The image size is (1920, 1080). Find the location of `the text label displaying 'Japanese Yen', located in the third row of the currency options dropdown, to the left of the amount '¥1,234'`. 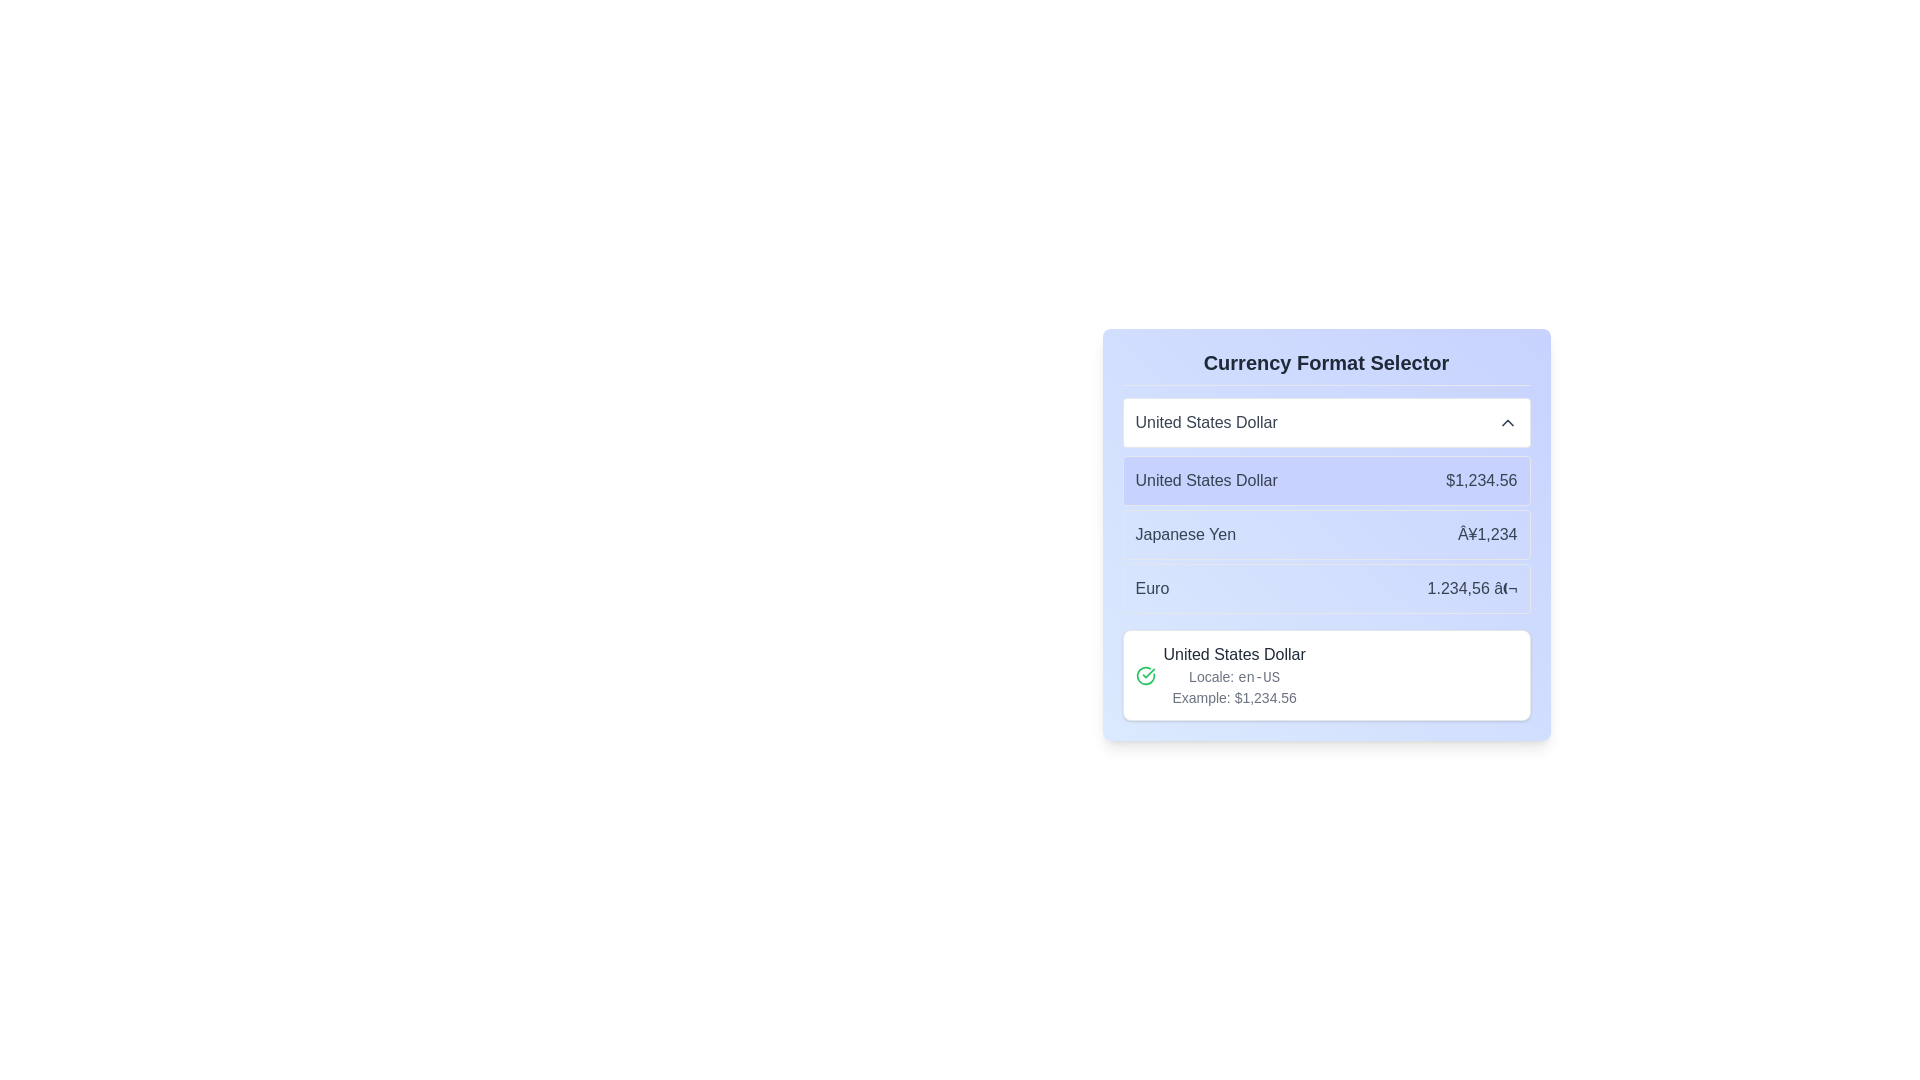

the text label displaying 'Japanese Yen', located in the third row of the currency options dropdown, to the left of the amount '¥1,234' is located at coordinates (1185, 534).